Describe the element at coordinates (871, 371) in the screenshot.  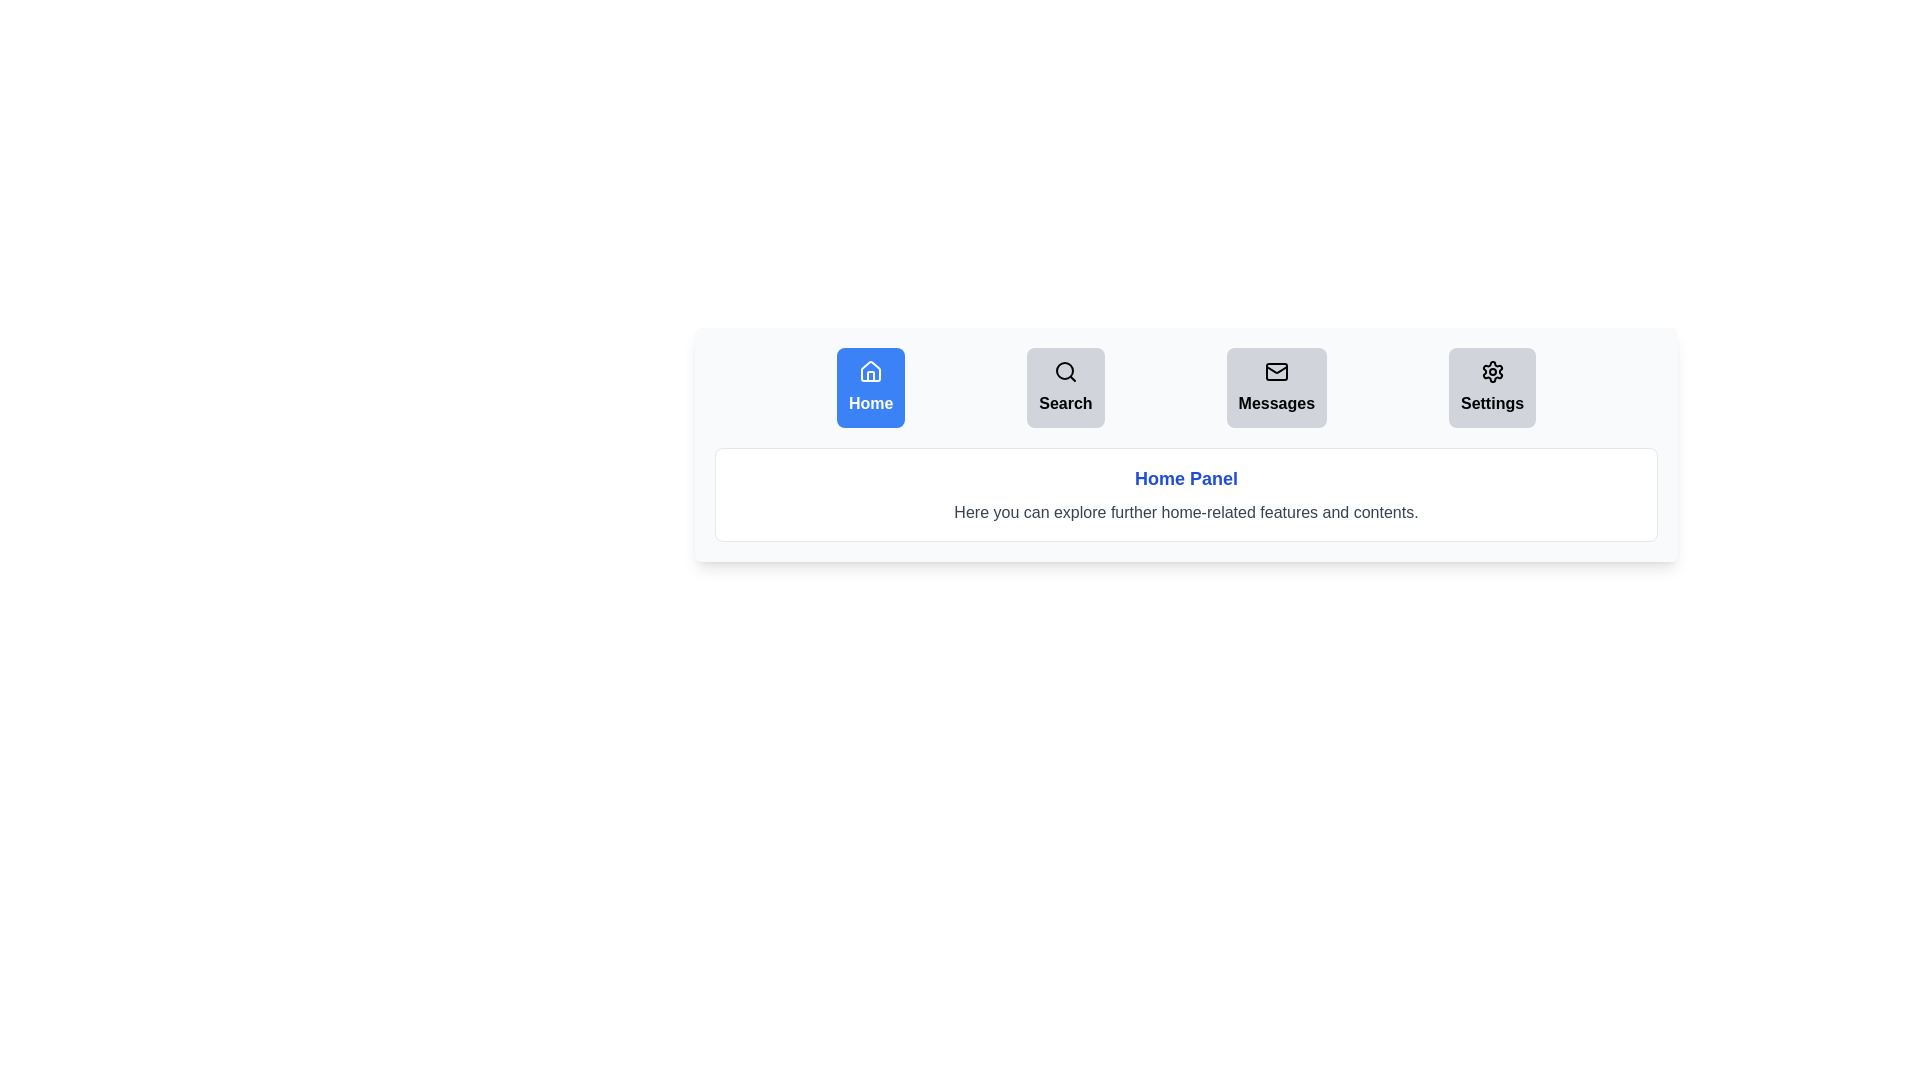
I see `the compact house SVG icon located on the blue background of the 'Home' button in the horizontal menu bar` at that location.